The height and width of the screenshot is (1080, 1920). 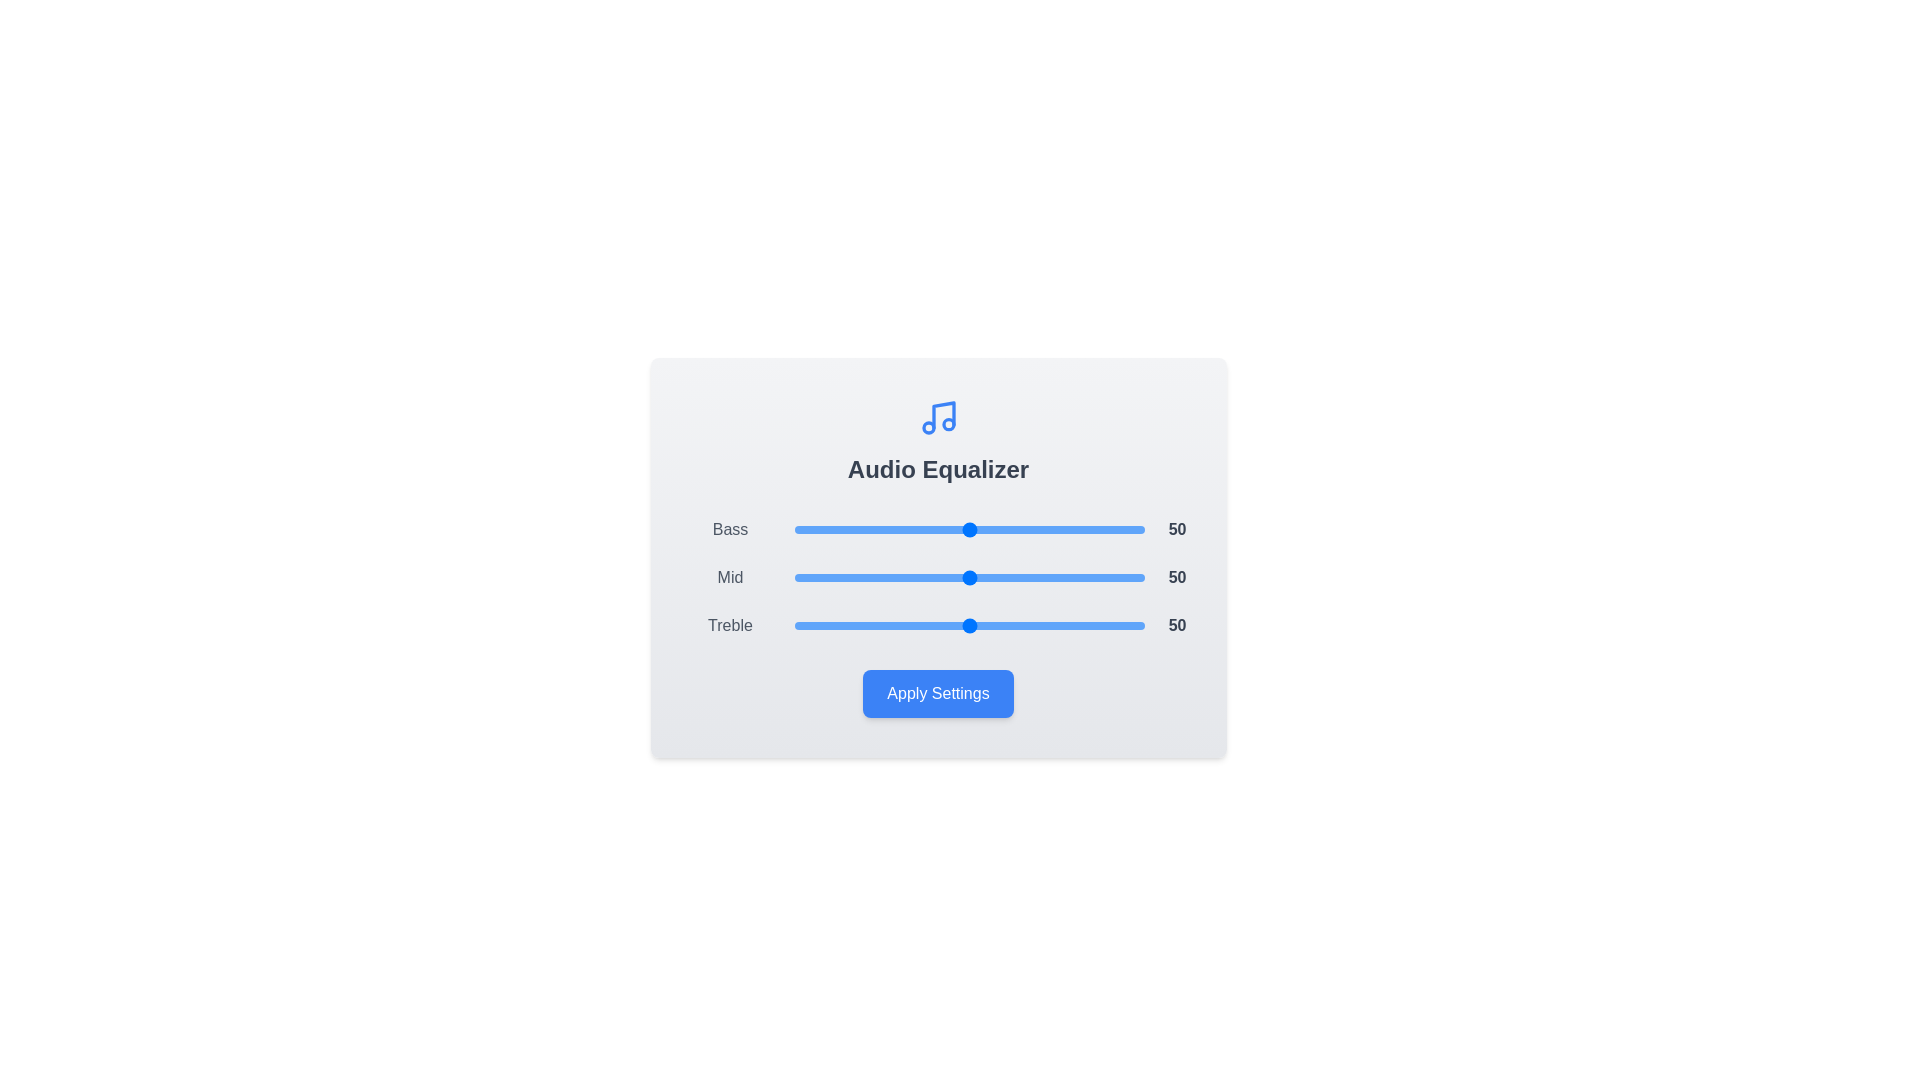 What do you see at coordinates (1101, 578) in the screenshot?
I see `the 'Mid' slider to 88` at bounding box center [1101, 578].